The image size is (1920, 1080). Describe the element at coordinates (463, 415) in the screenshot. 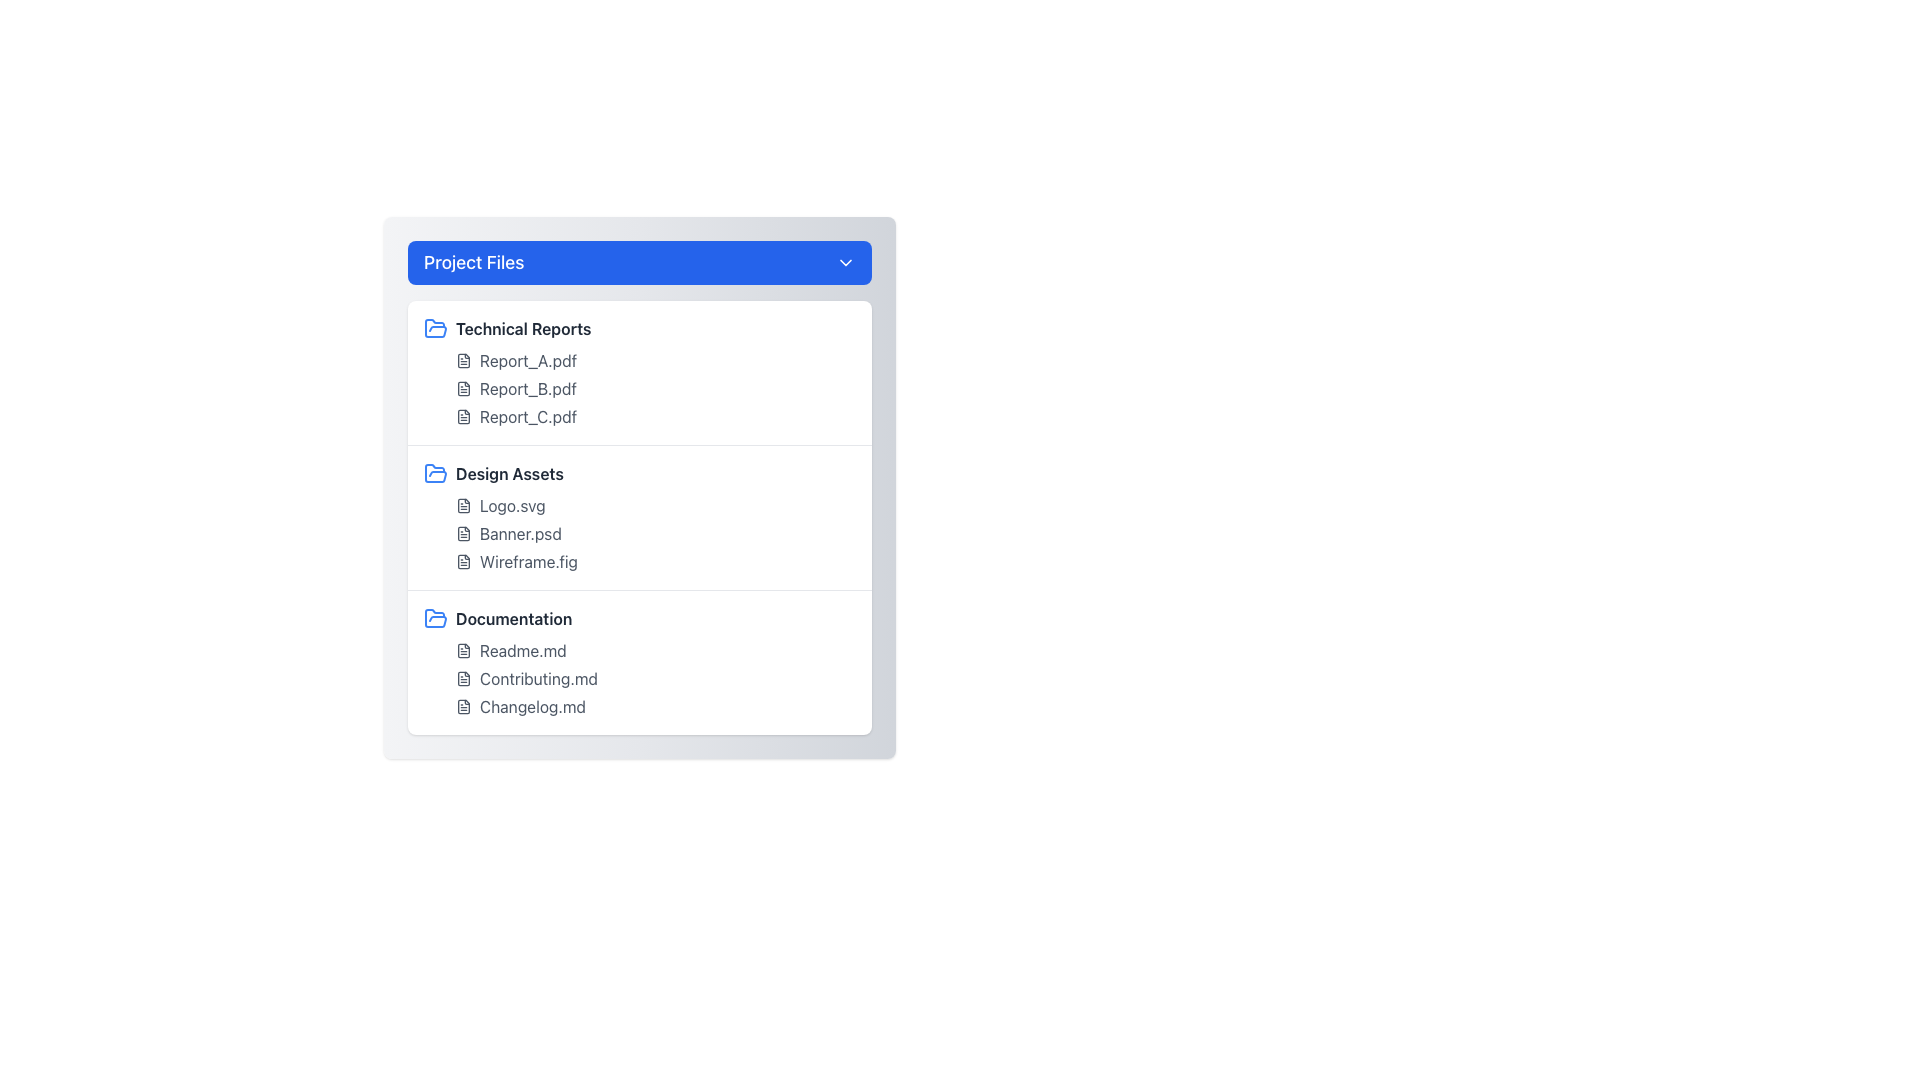

I see `the document icon representing 'Report_C.pdf' located` at that location.